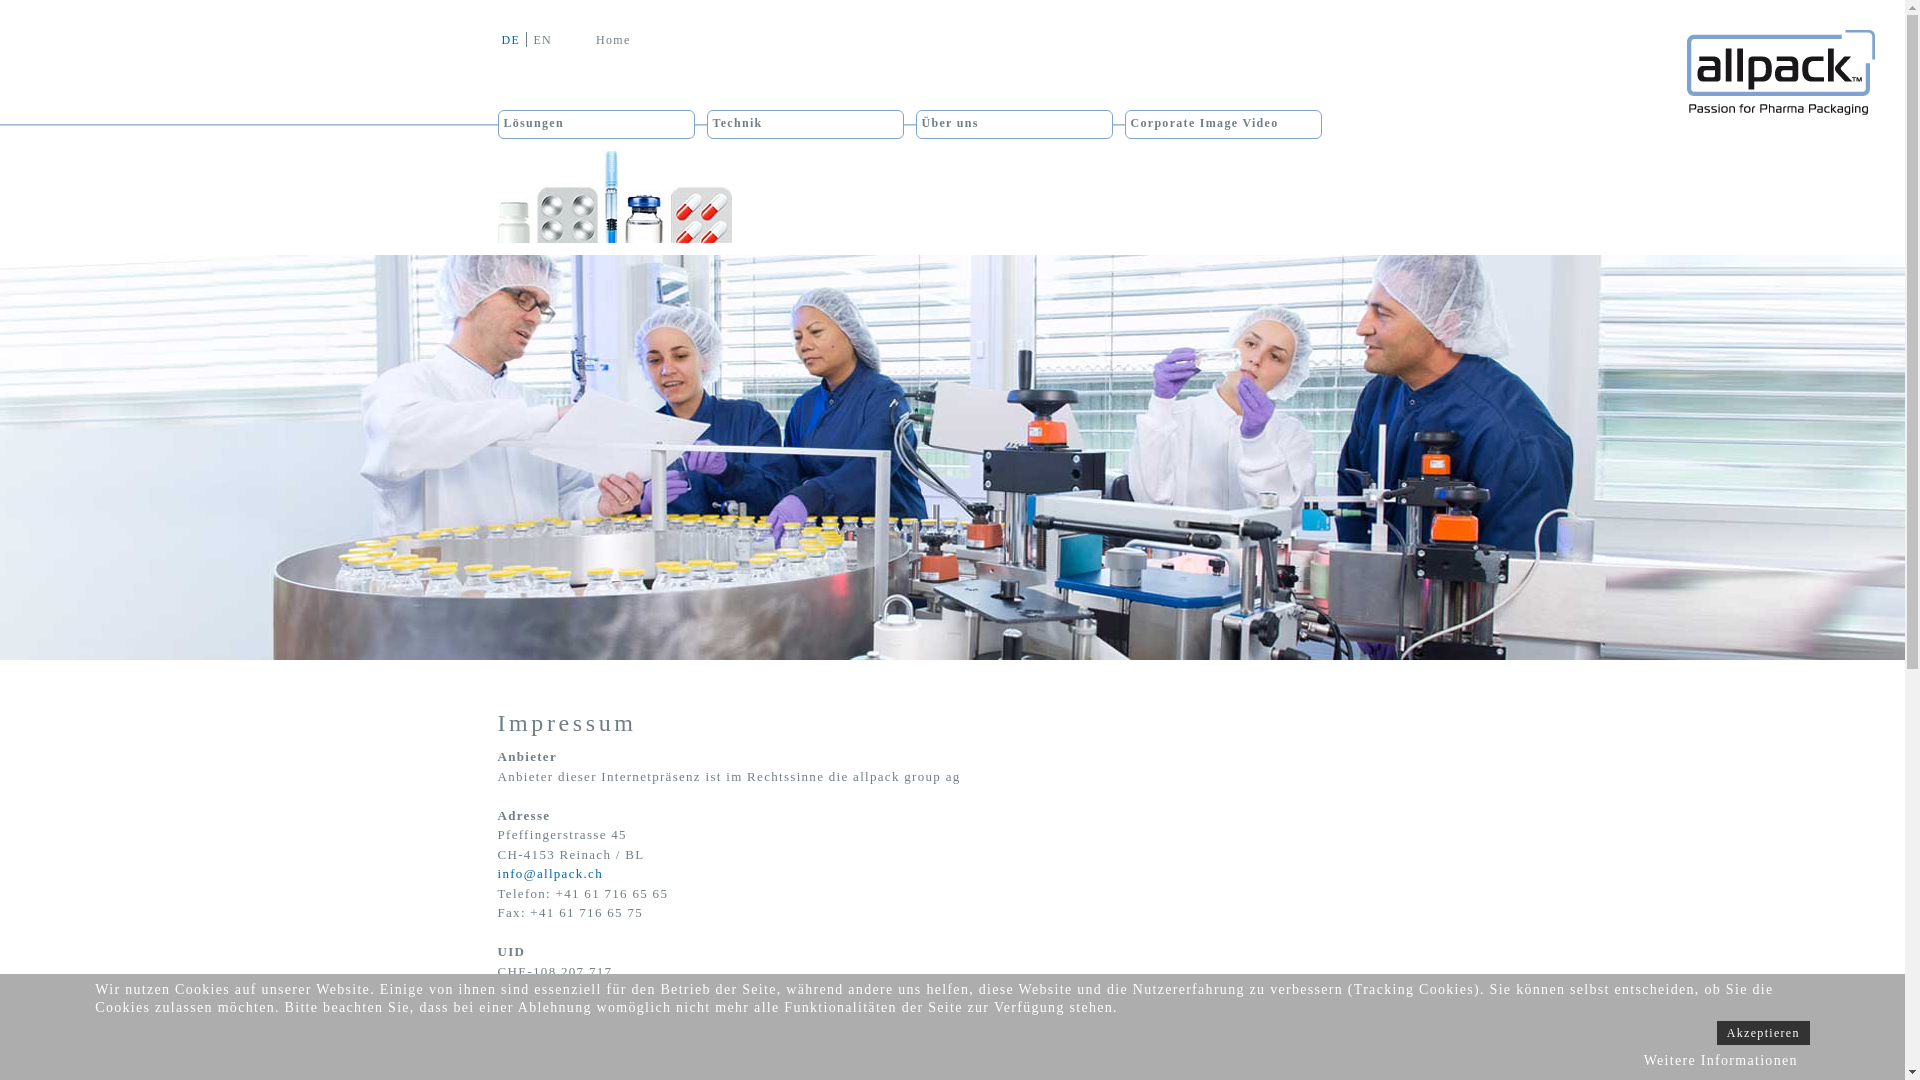 Image resolution: width=1920 pixels, height=1080 pixels. What do you see at coordinates (711, 123) in the screenshot?
I see `'Technik'` at bounding box center [711, 123].